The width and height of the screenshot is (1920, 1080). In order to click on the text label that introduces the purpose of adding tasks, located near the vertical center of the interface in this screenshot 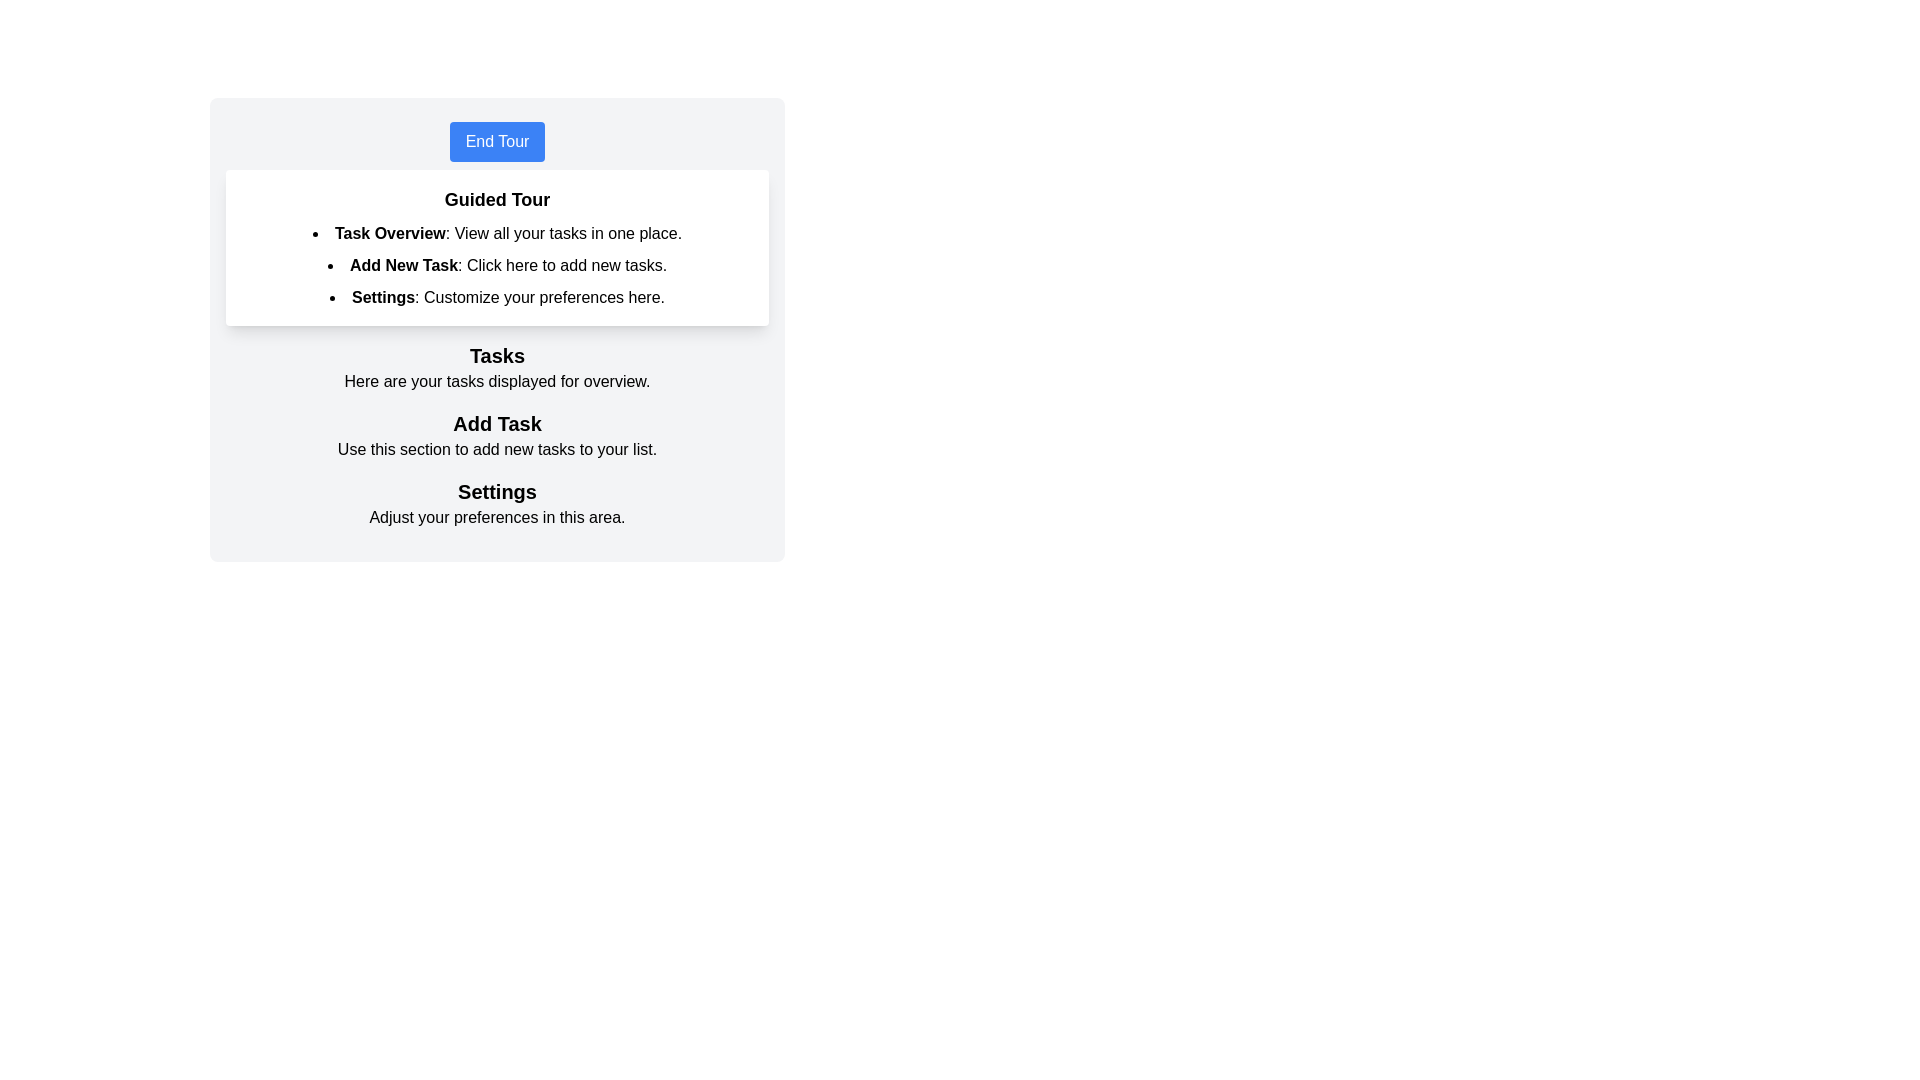, I will do `click(497, 423)`.